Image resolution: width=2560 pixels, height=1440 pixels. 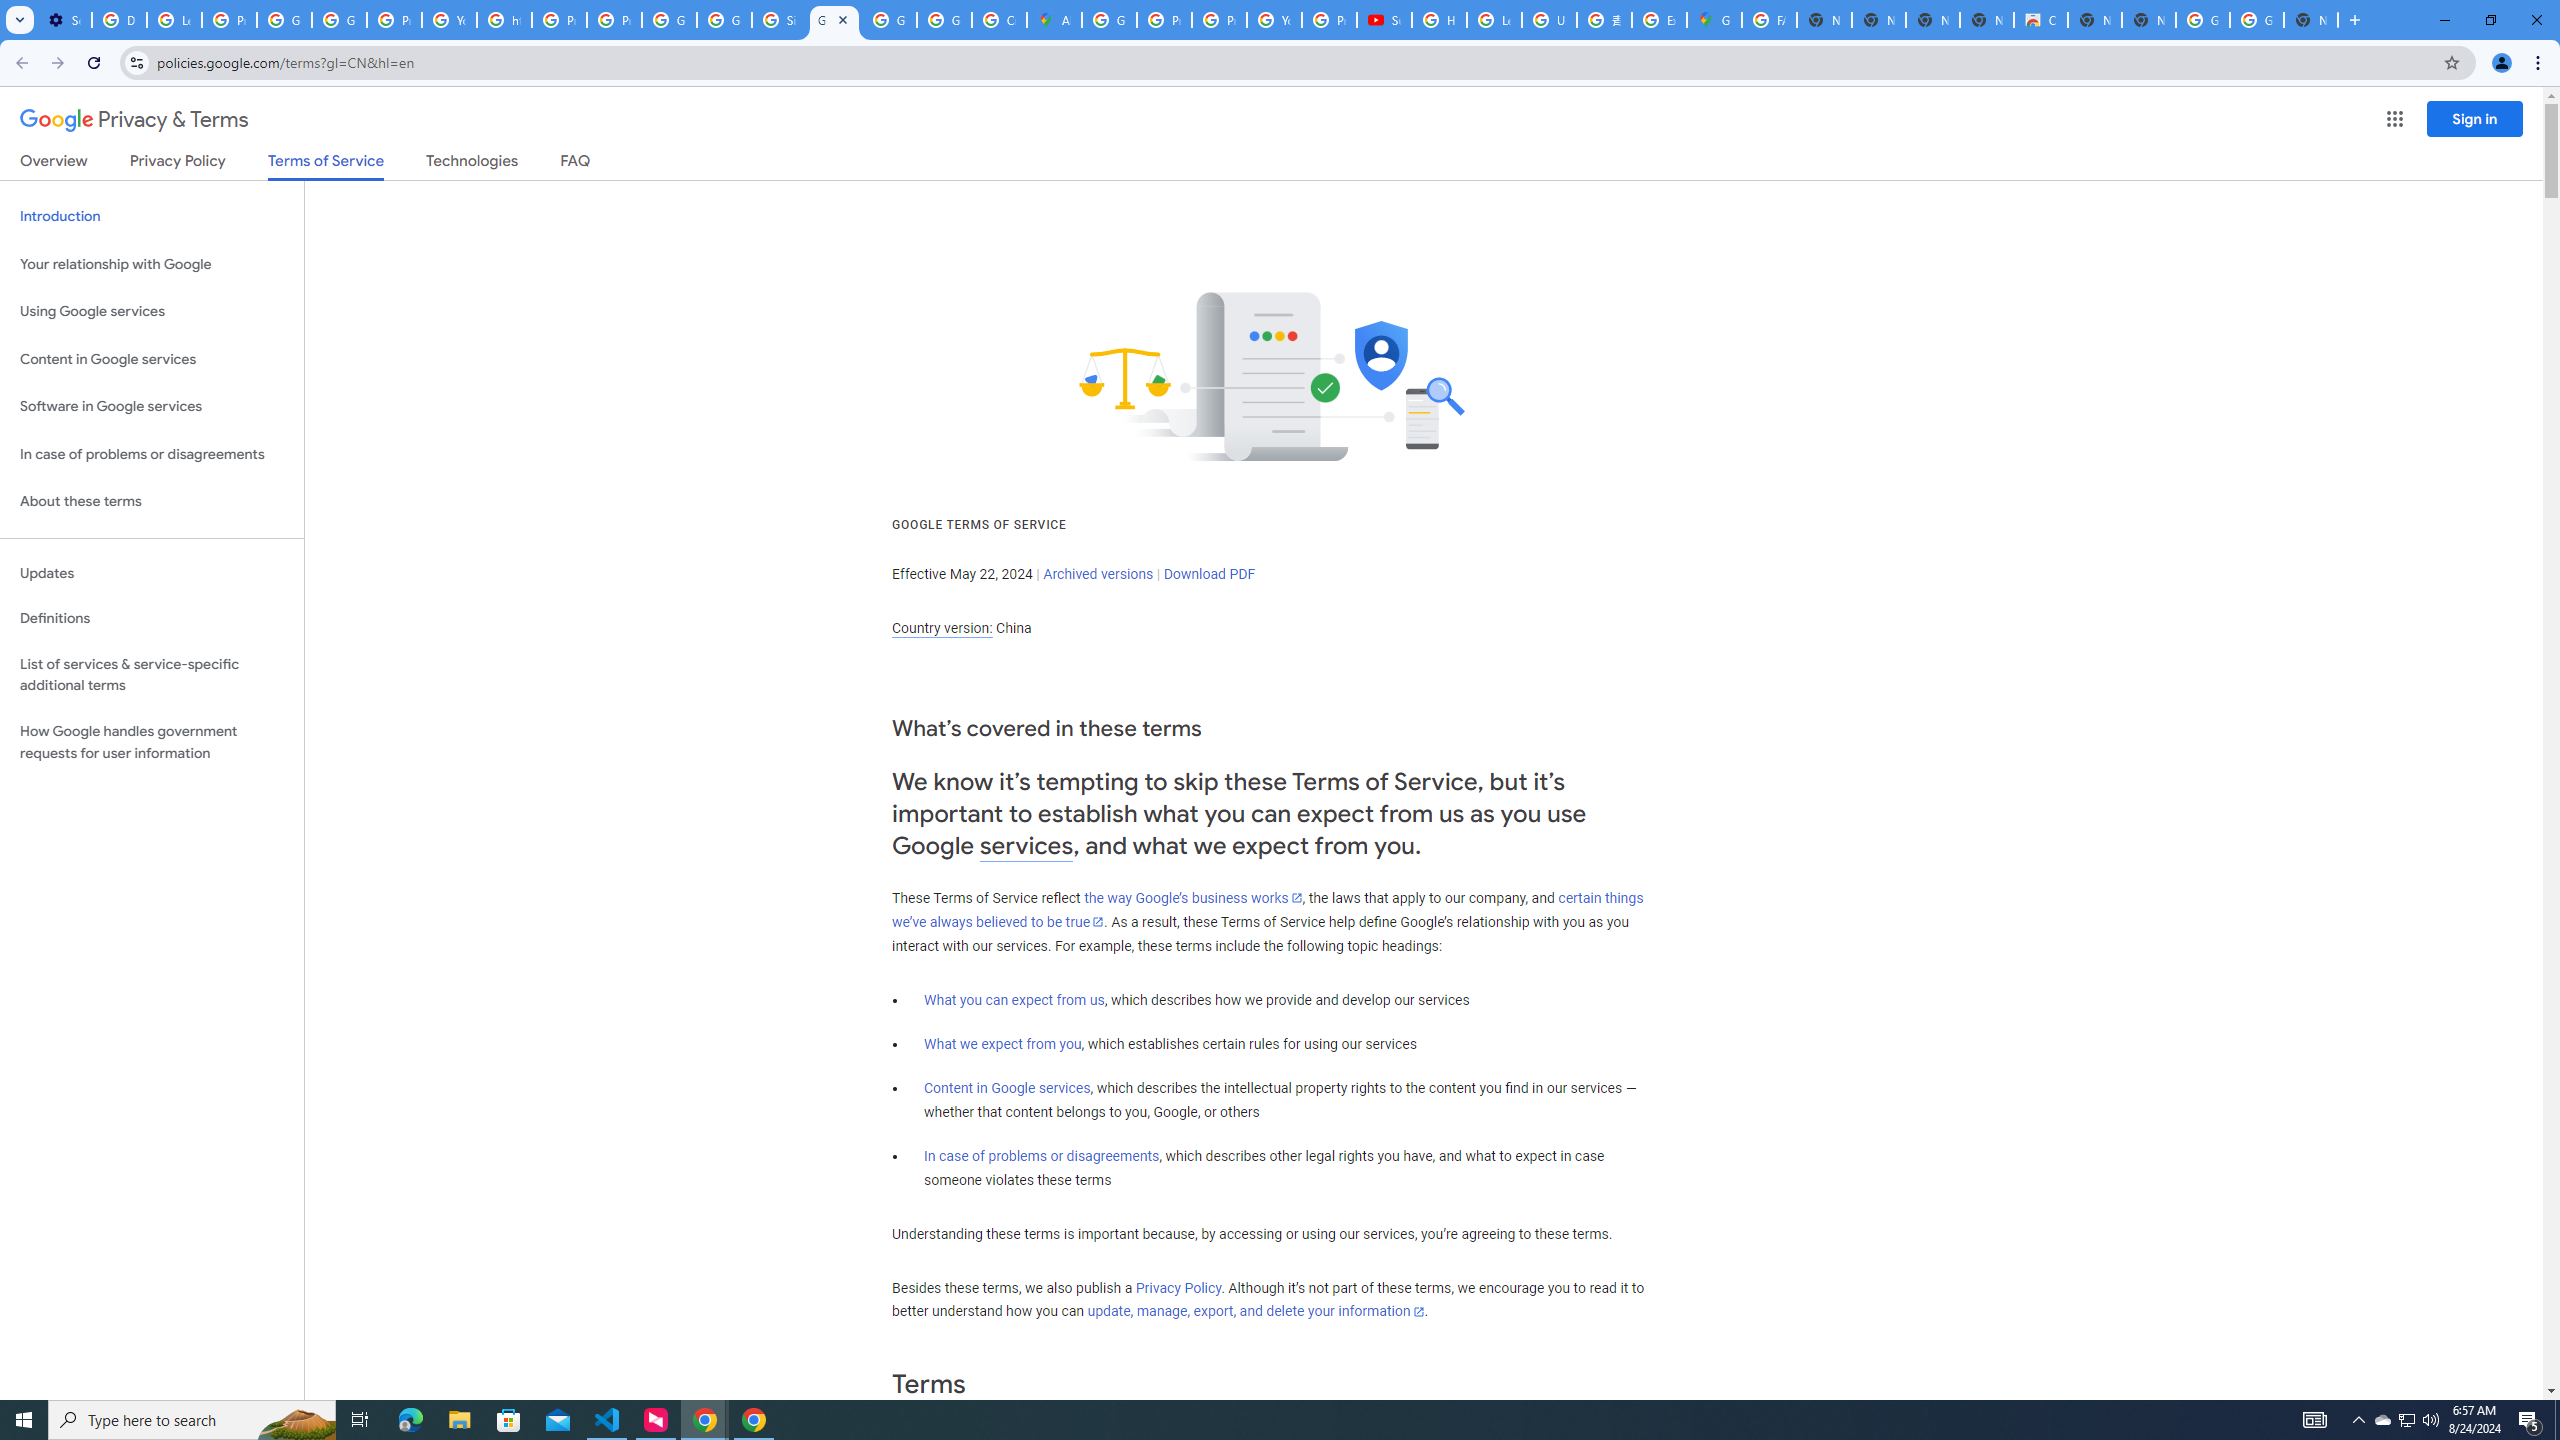 What do you see at coordinates (151, 215) in the screenshot?
I see `'Introduction'` at bounding box center [151, 215].